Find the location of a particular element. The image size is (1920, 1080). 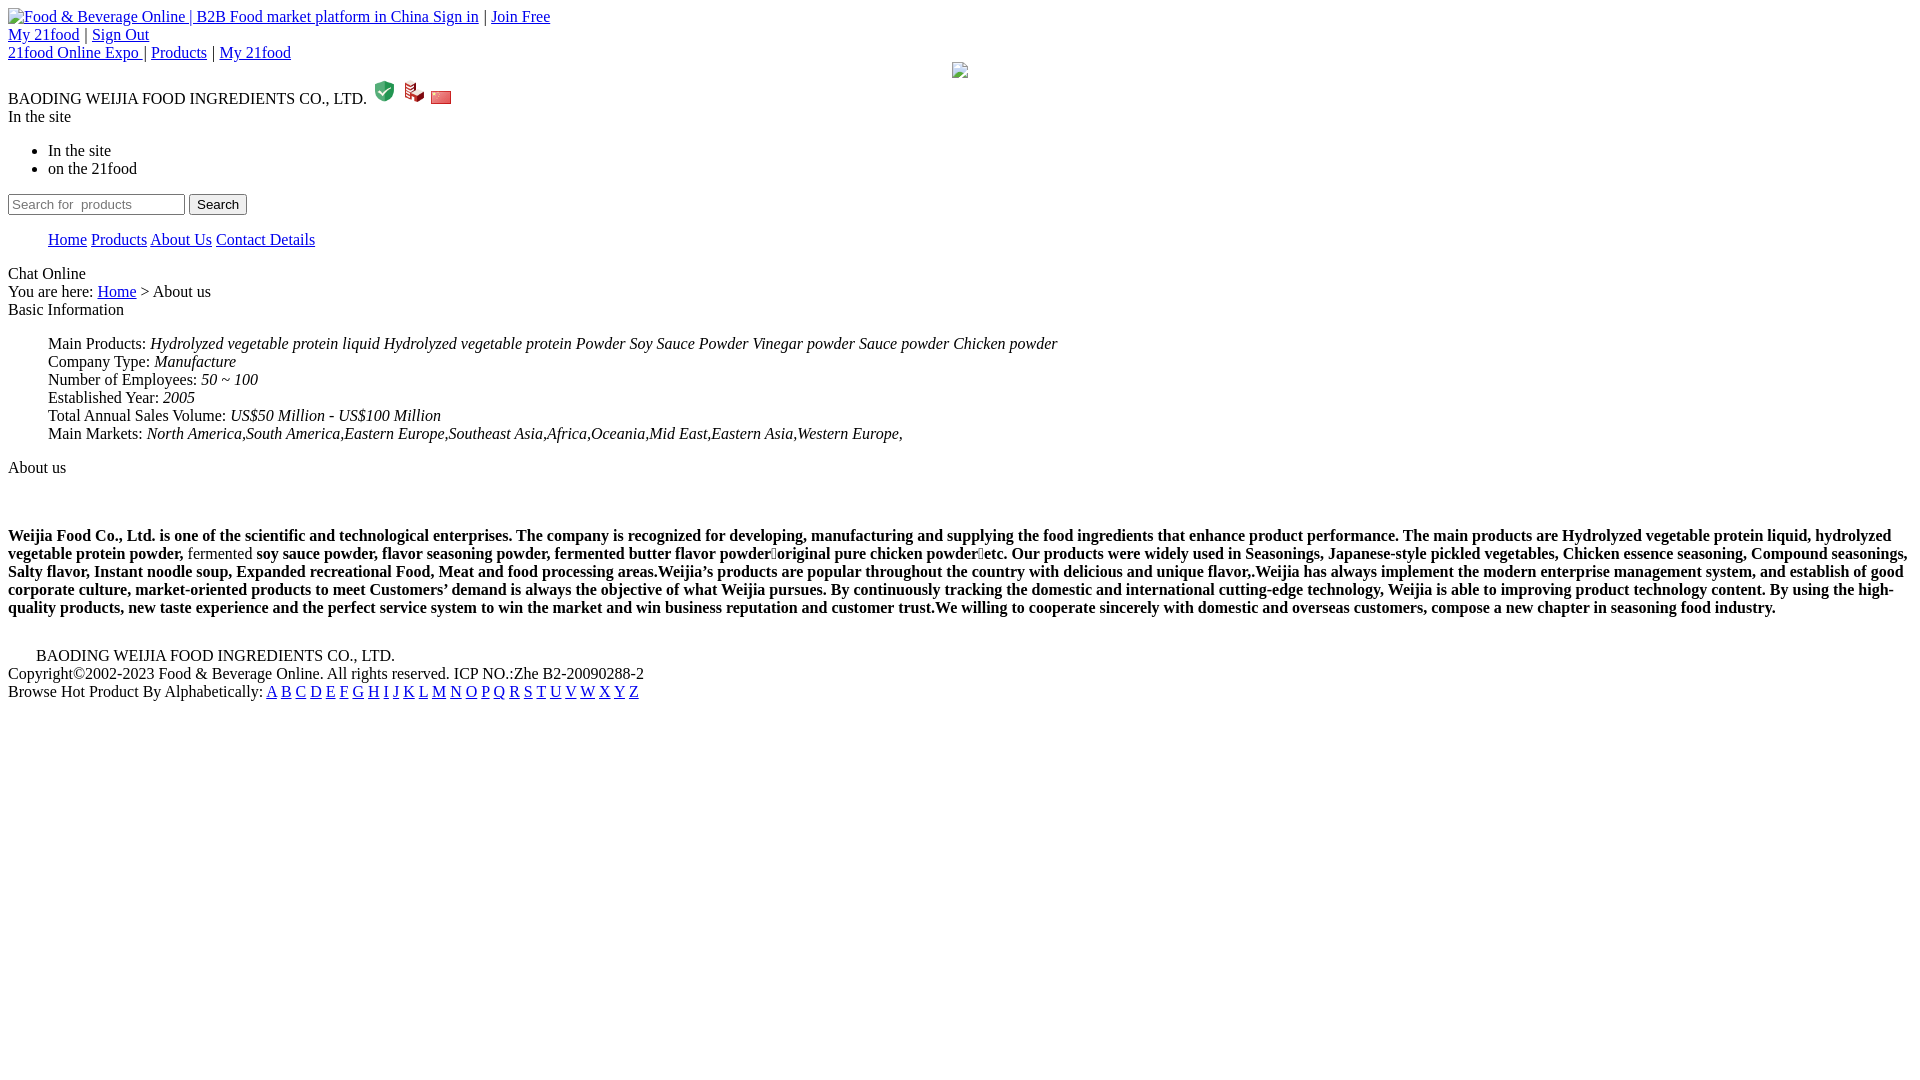

'Contact Details' is located at coordinates (264, 238).